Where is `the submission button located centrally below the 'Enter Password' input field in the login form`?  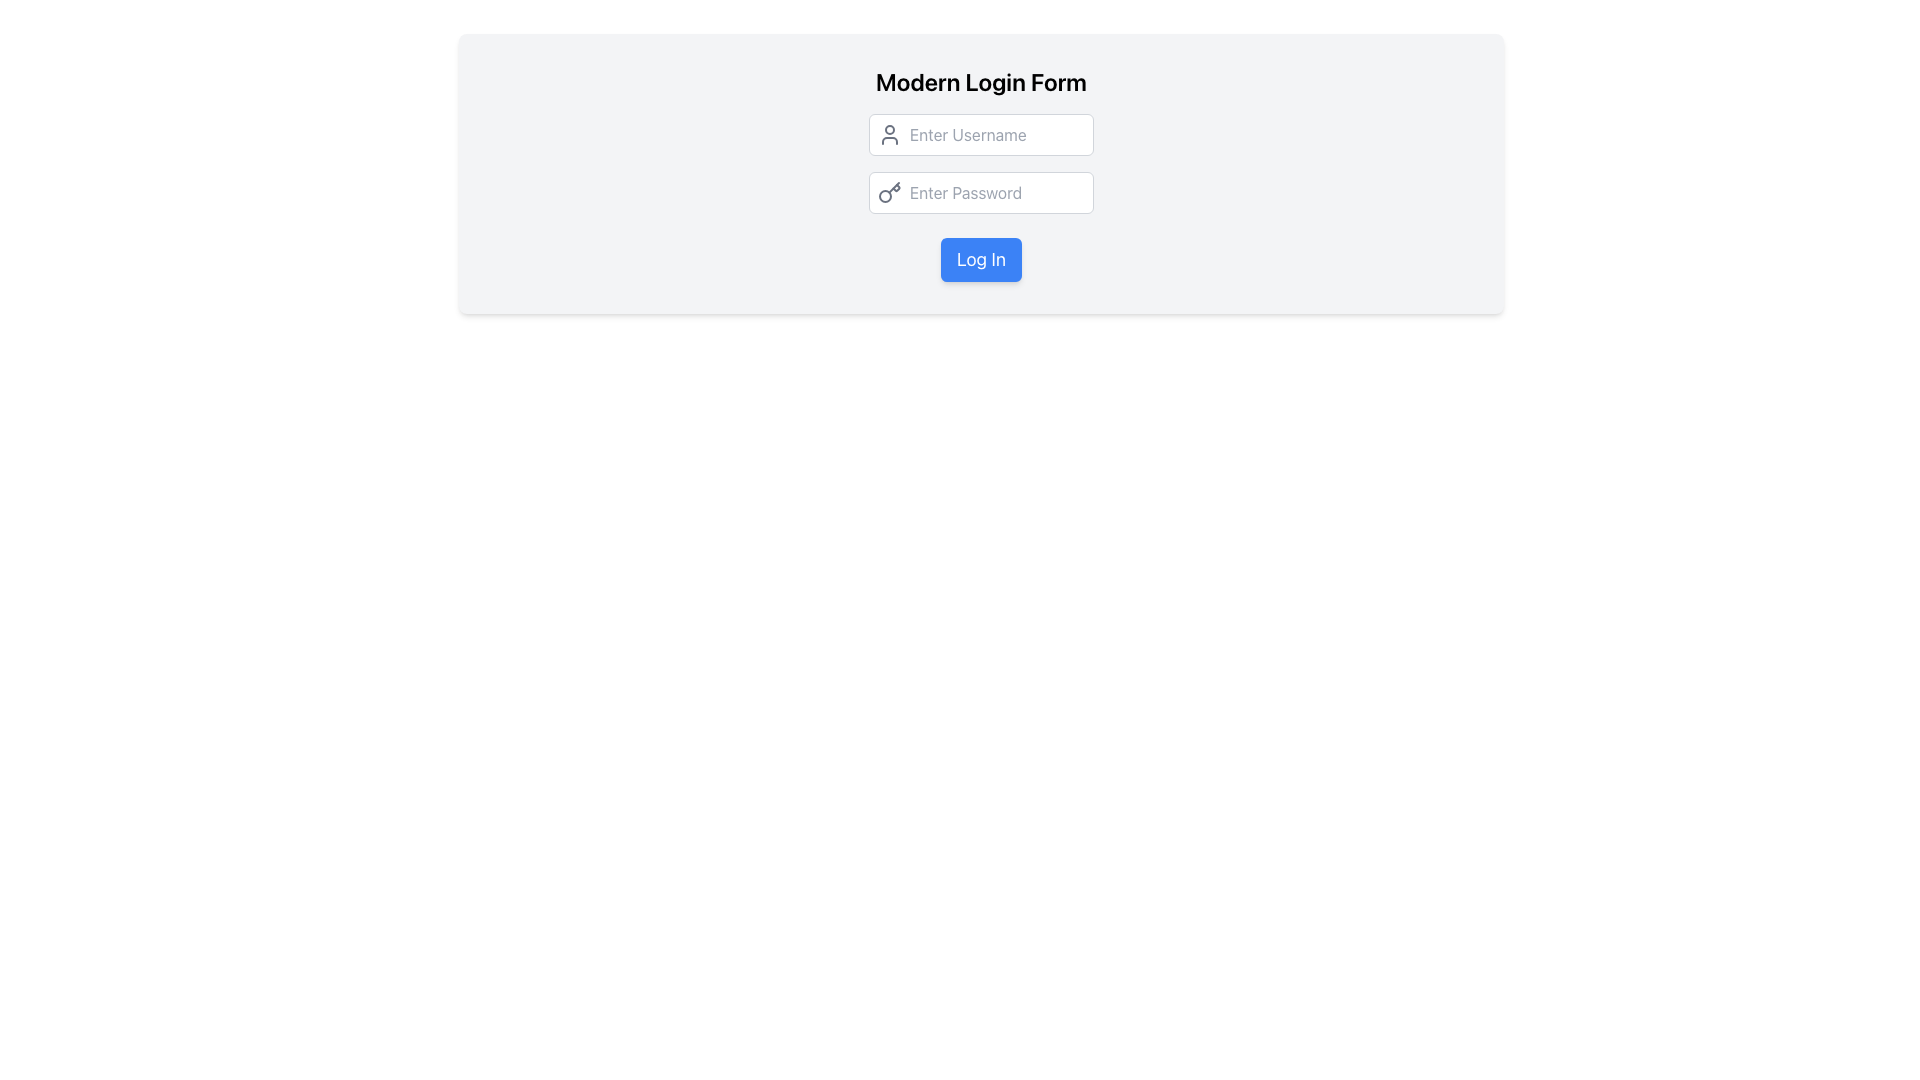 the submission button located centrally below the 'Enter Password' input field in the login form is located at coordinates (981, 258).